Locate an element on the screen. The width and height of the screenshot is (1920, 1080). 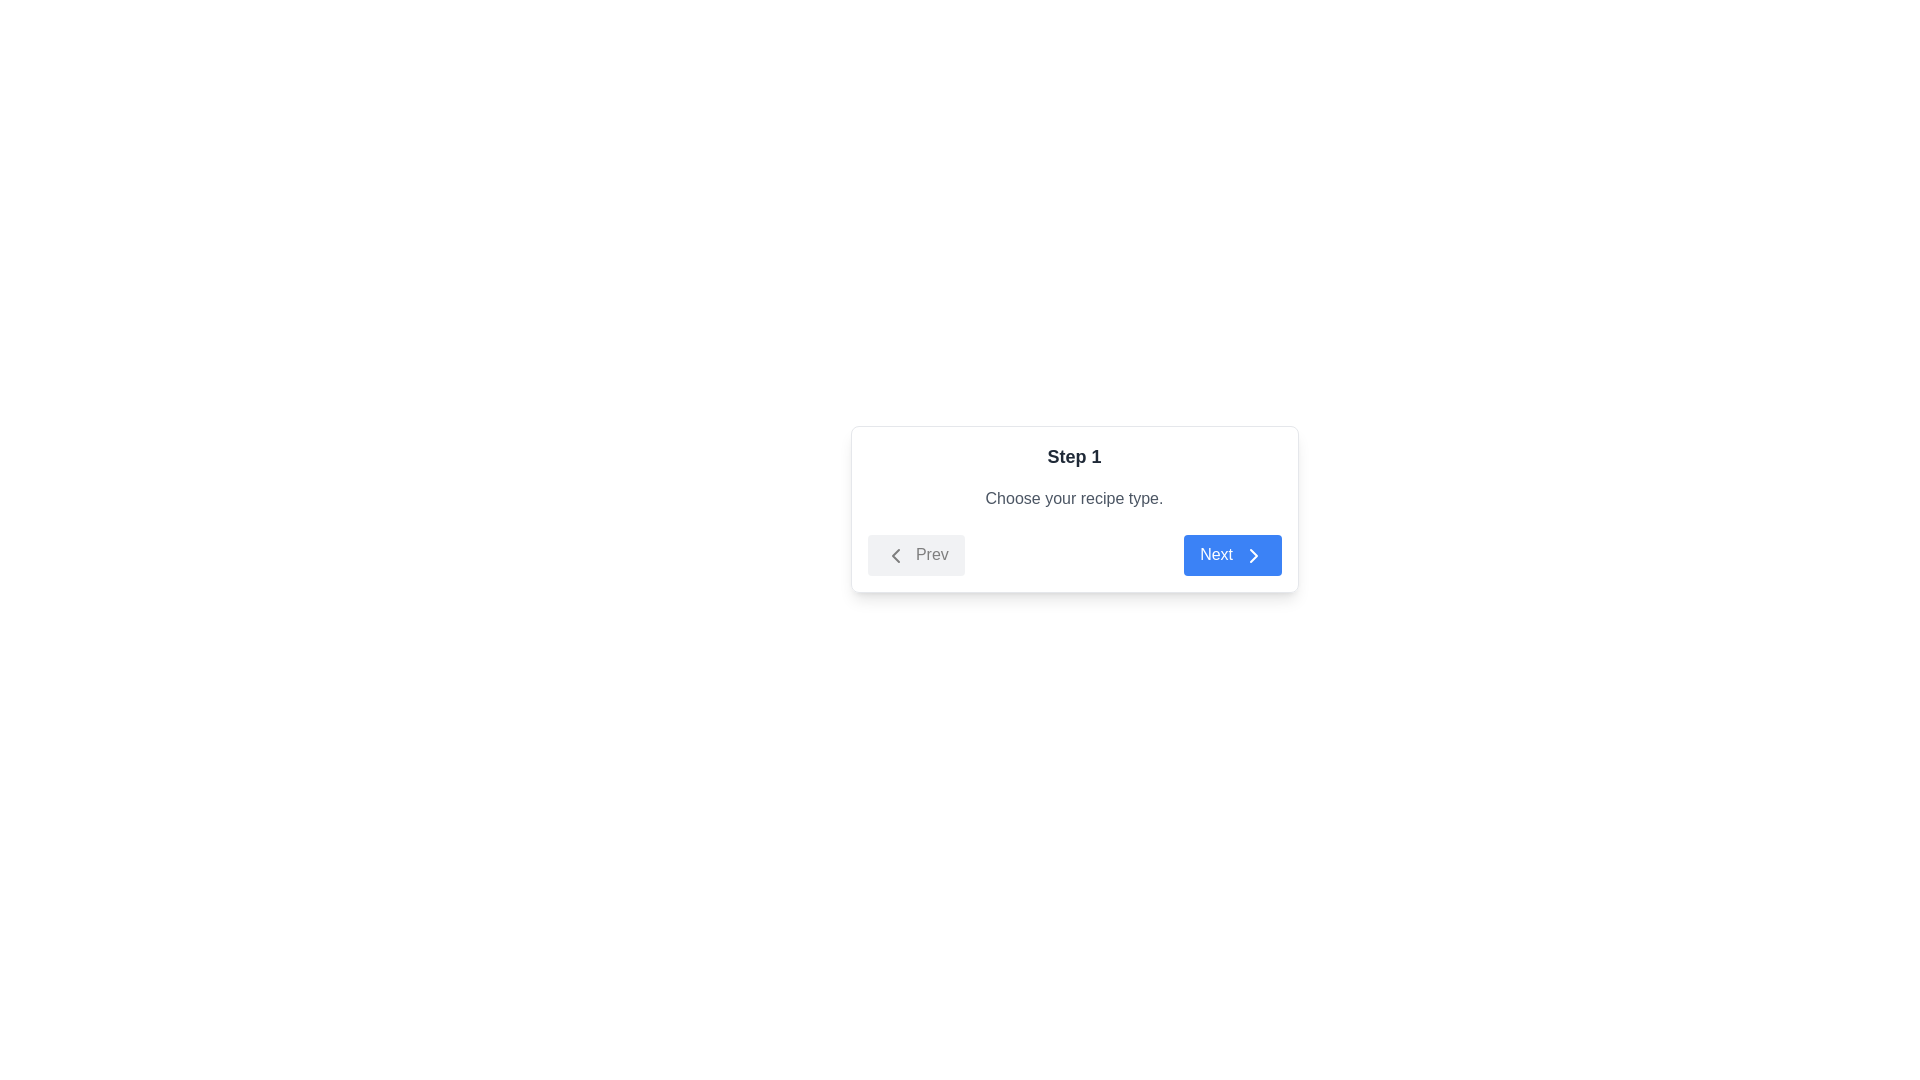
the chevron icon on the right side of the blue 'Next' button is located at coordinates (1252, 555).